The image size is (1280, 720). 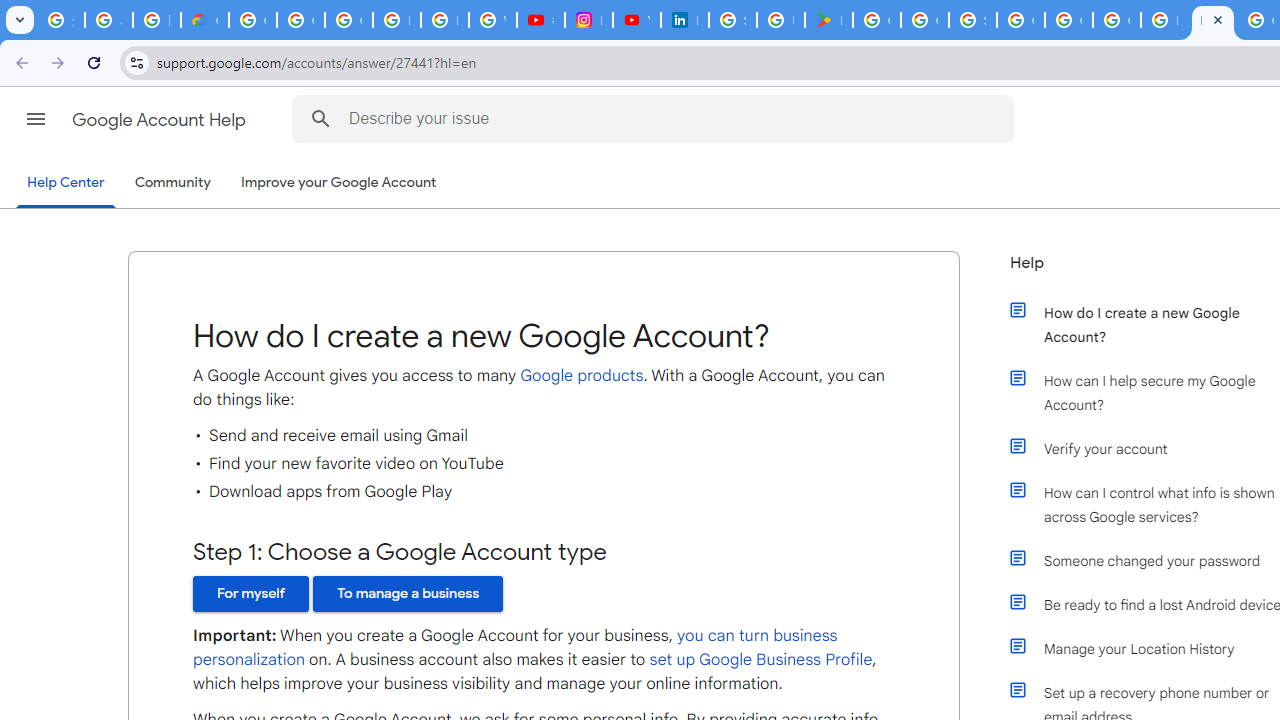 I want to click on 'Improve your Google Account', so click(x=339, y=183).